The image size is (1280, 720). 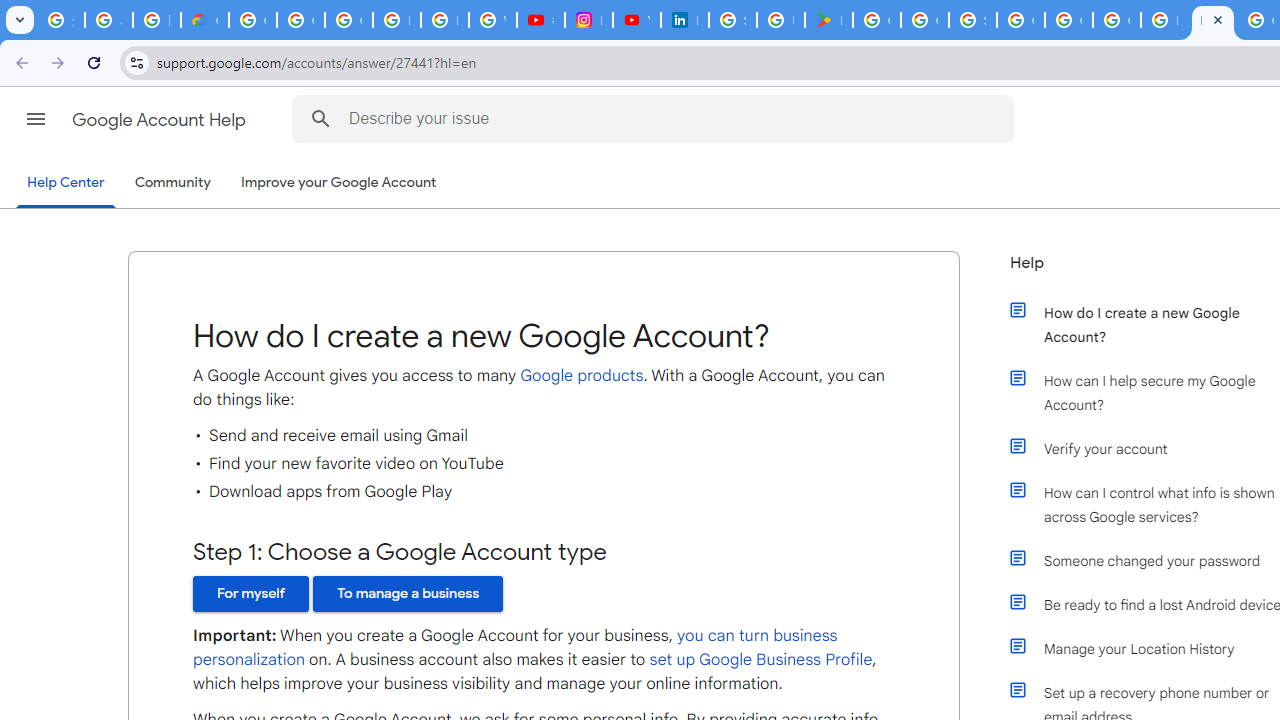 I want to click on 'Improve your Google Account', so click(x=339, y=183).